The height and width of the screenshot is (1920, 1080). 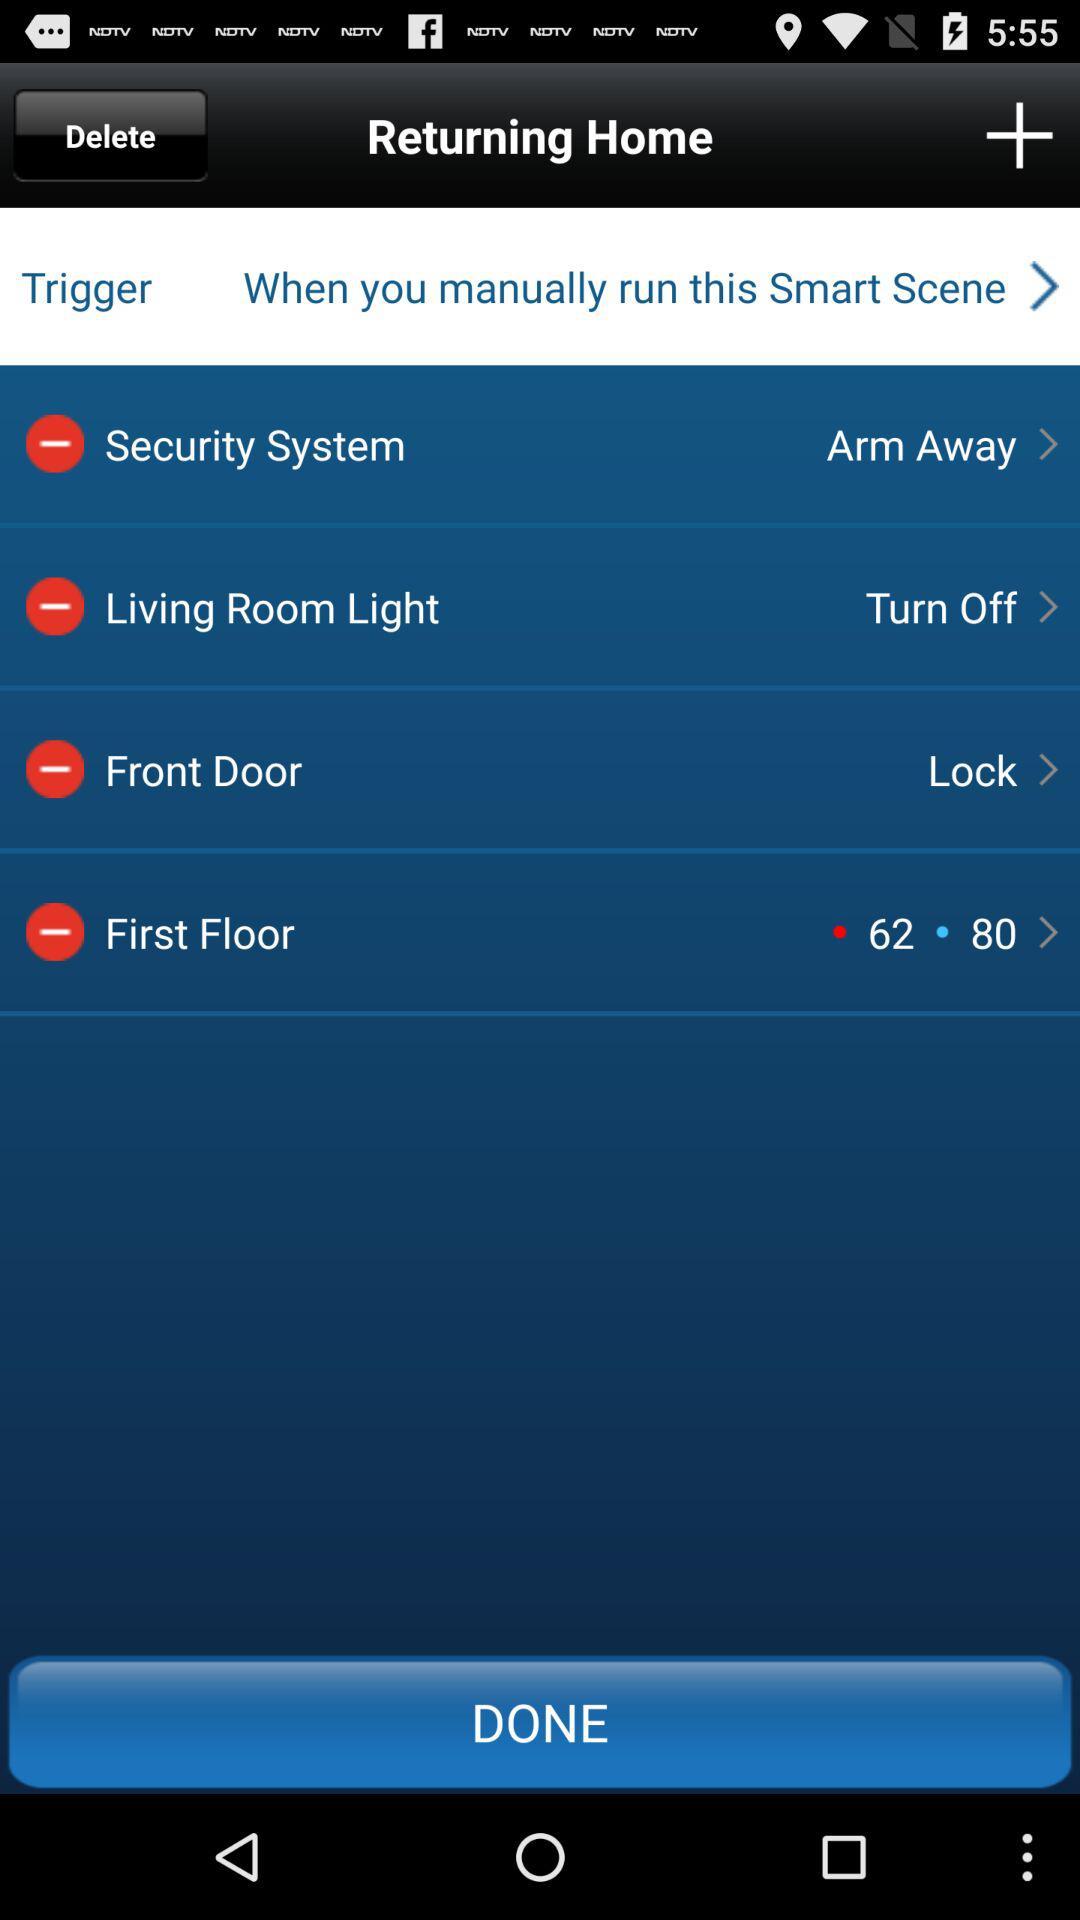 What do you see at coordinates (54, 605) in the screenshot?
I see `select option` at bounding box center [54, 605].